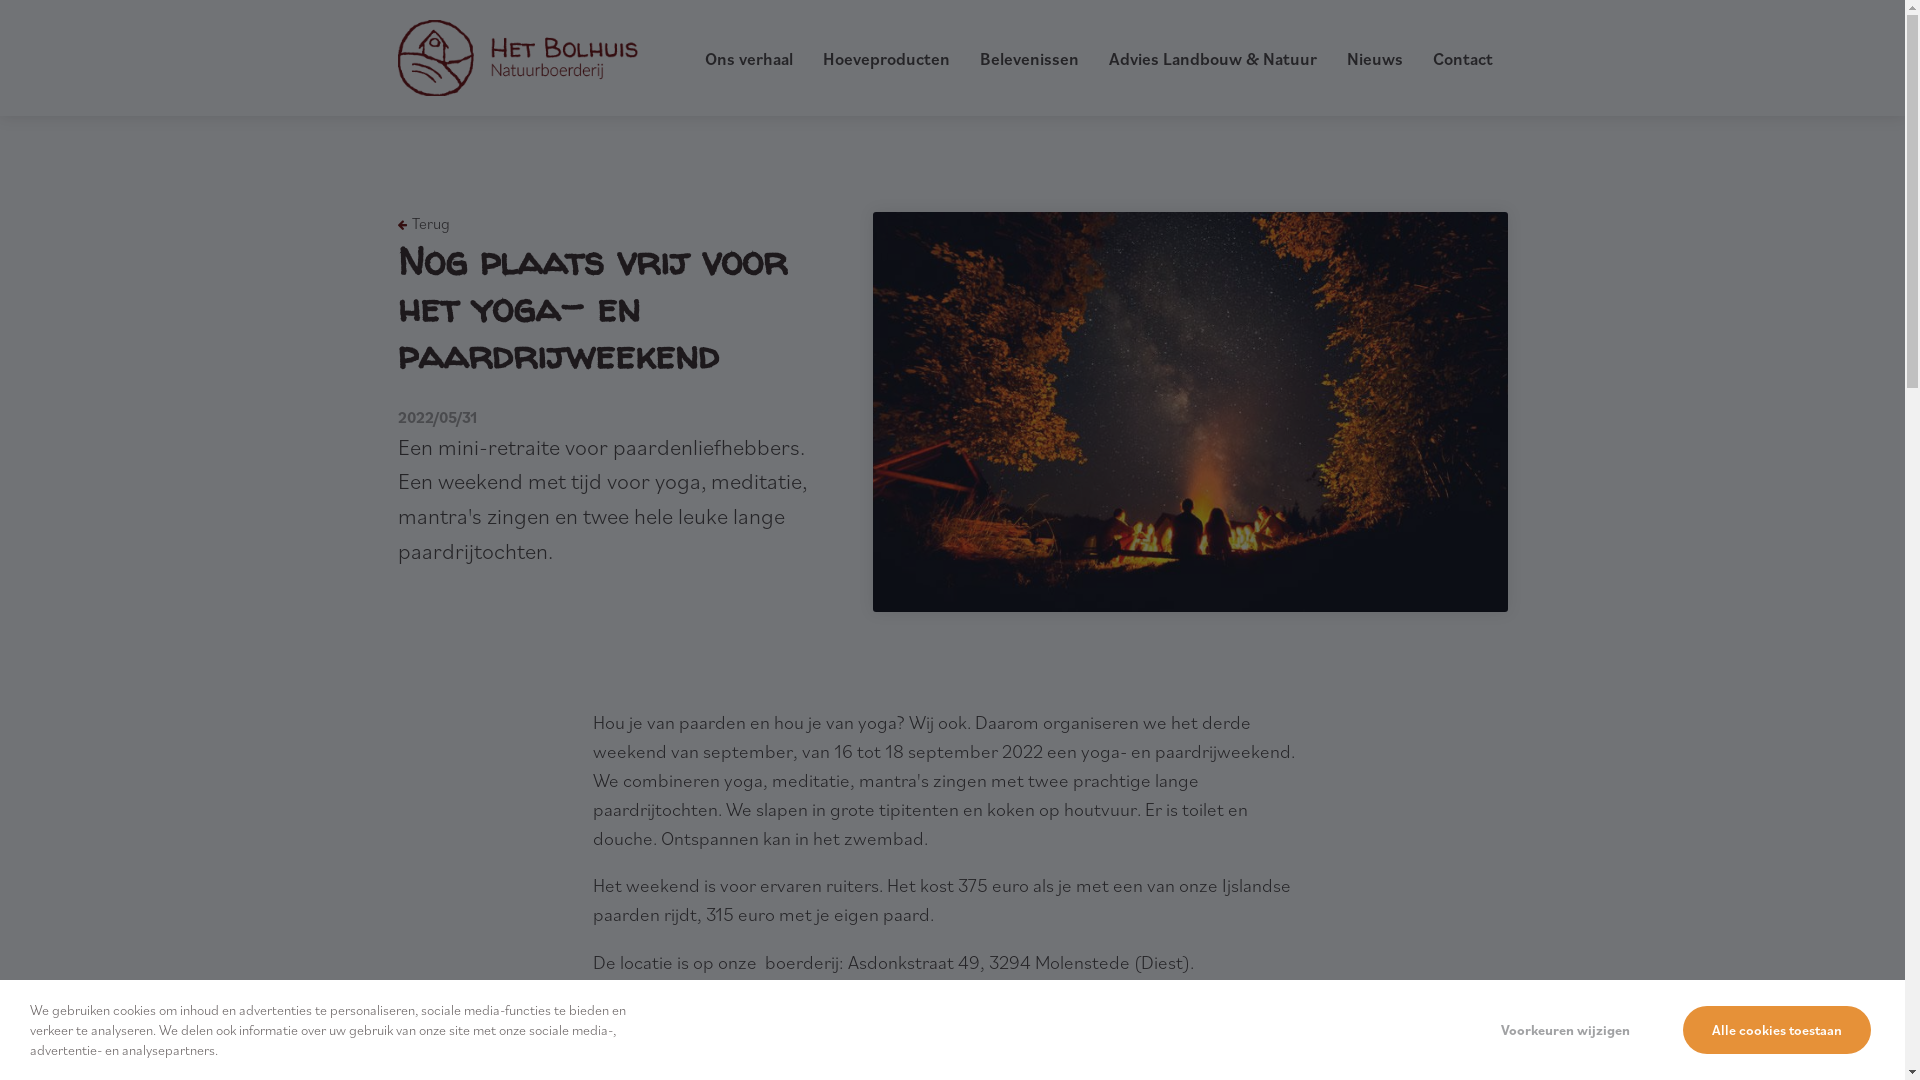  I want to click on 'Contact', so click(1430, 57).